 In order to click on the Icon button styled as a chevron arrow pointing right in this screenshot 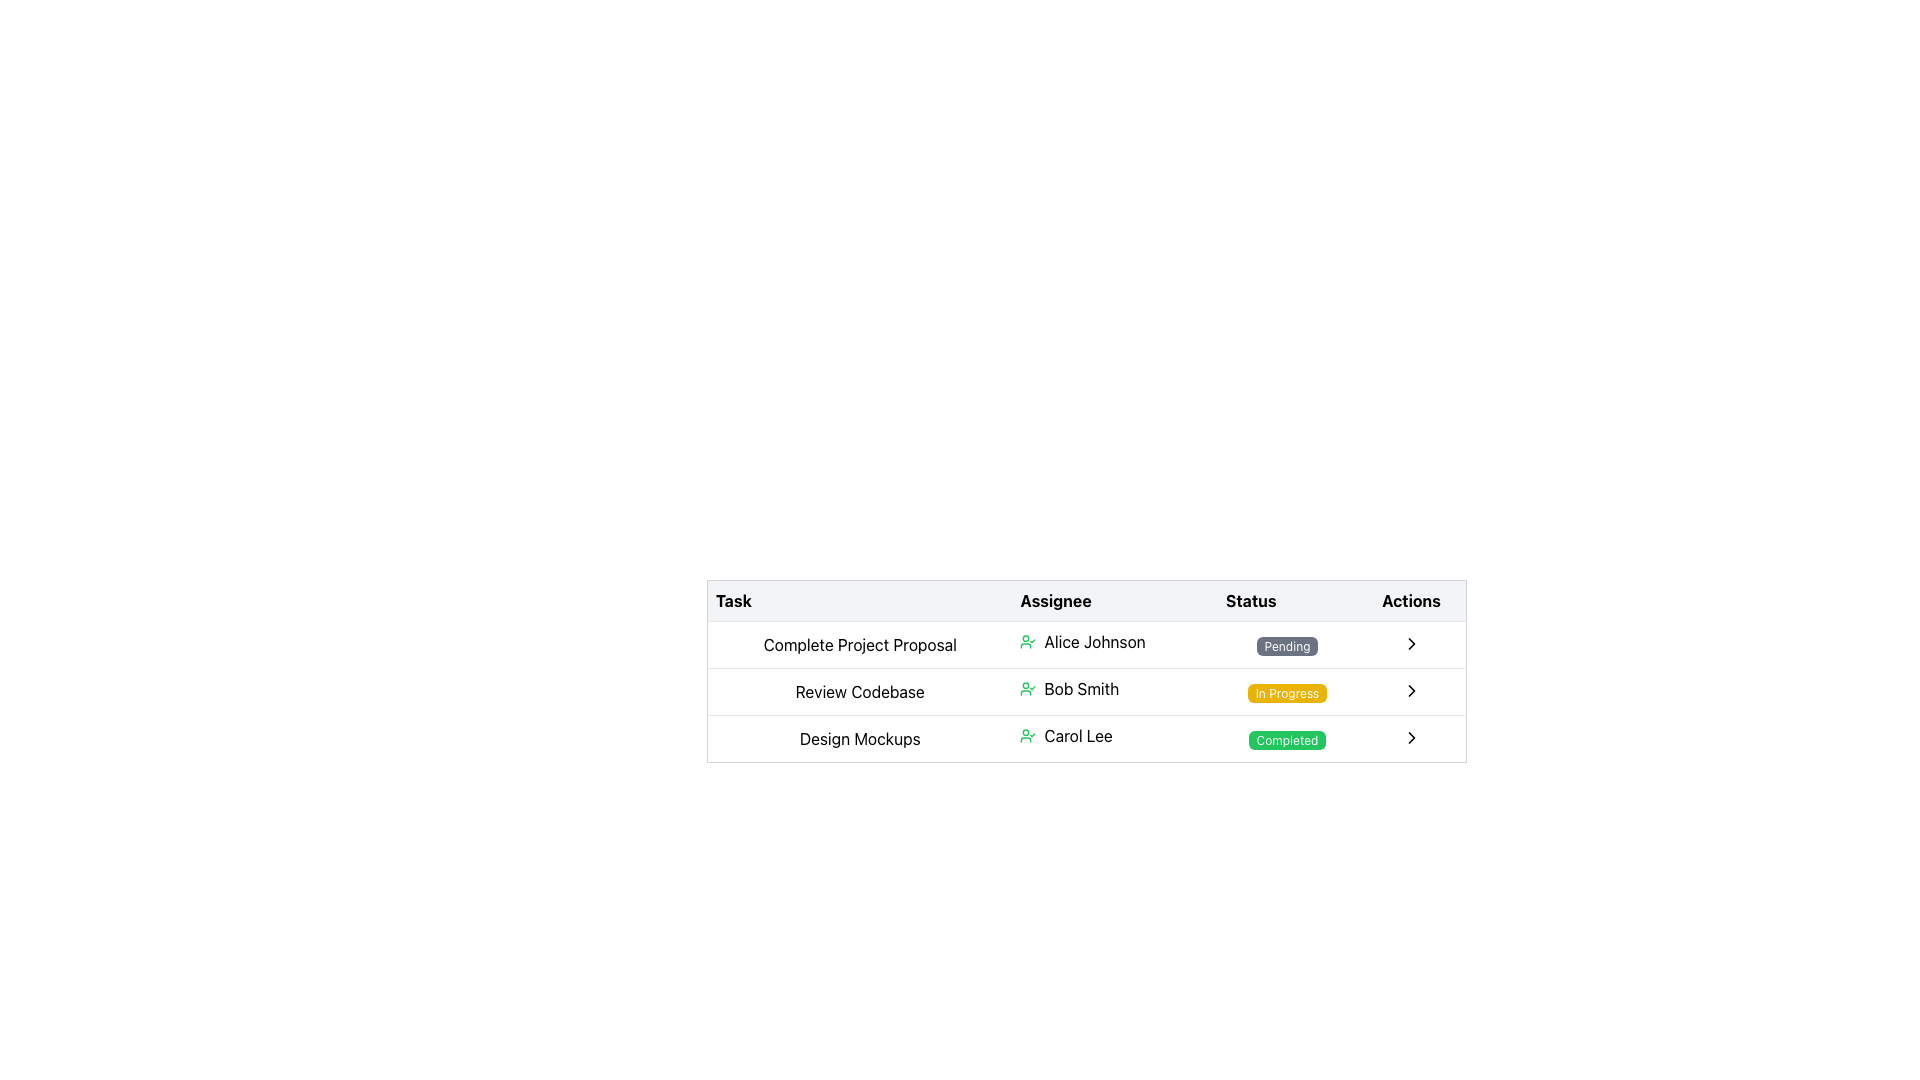, I will do `click(1410, 644)`.